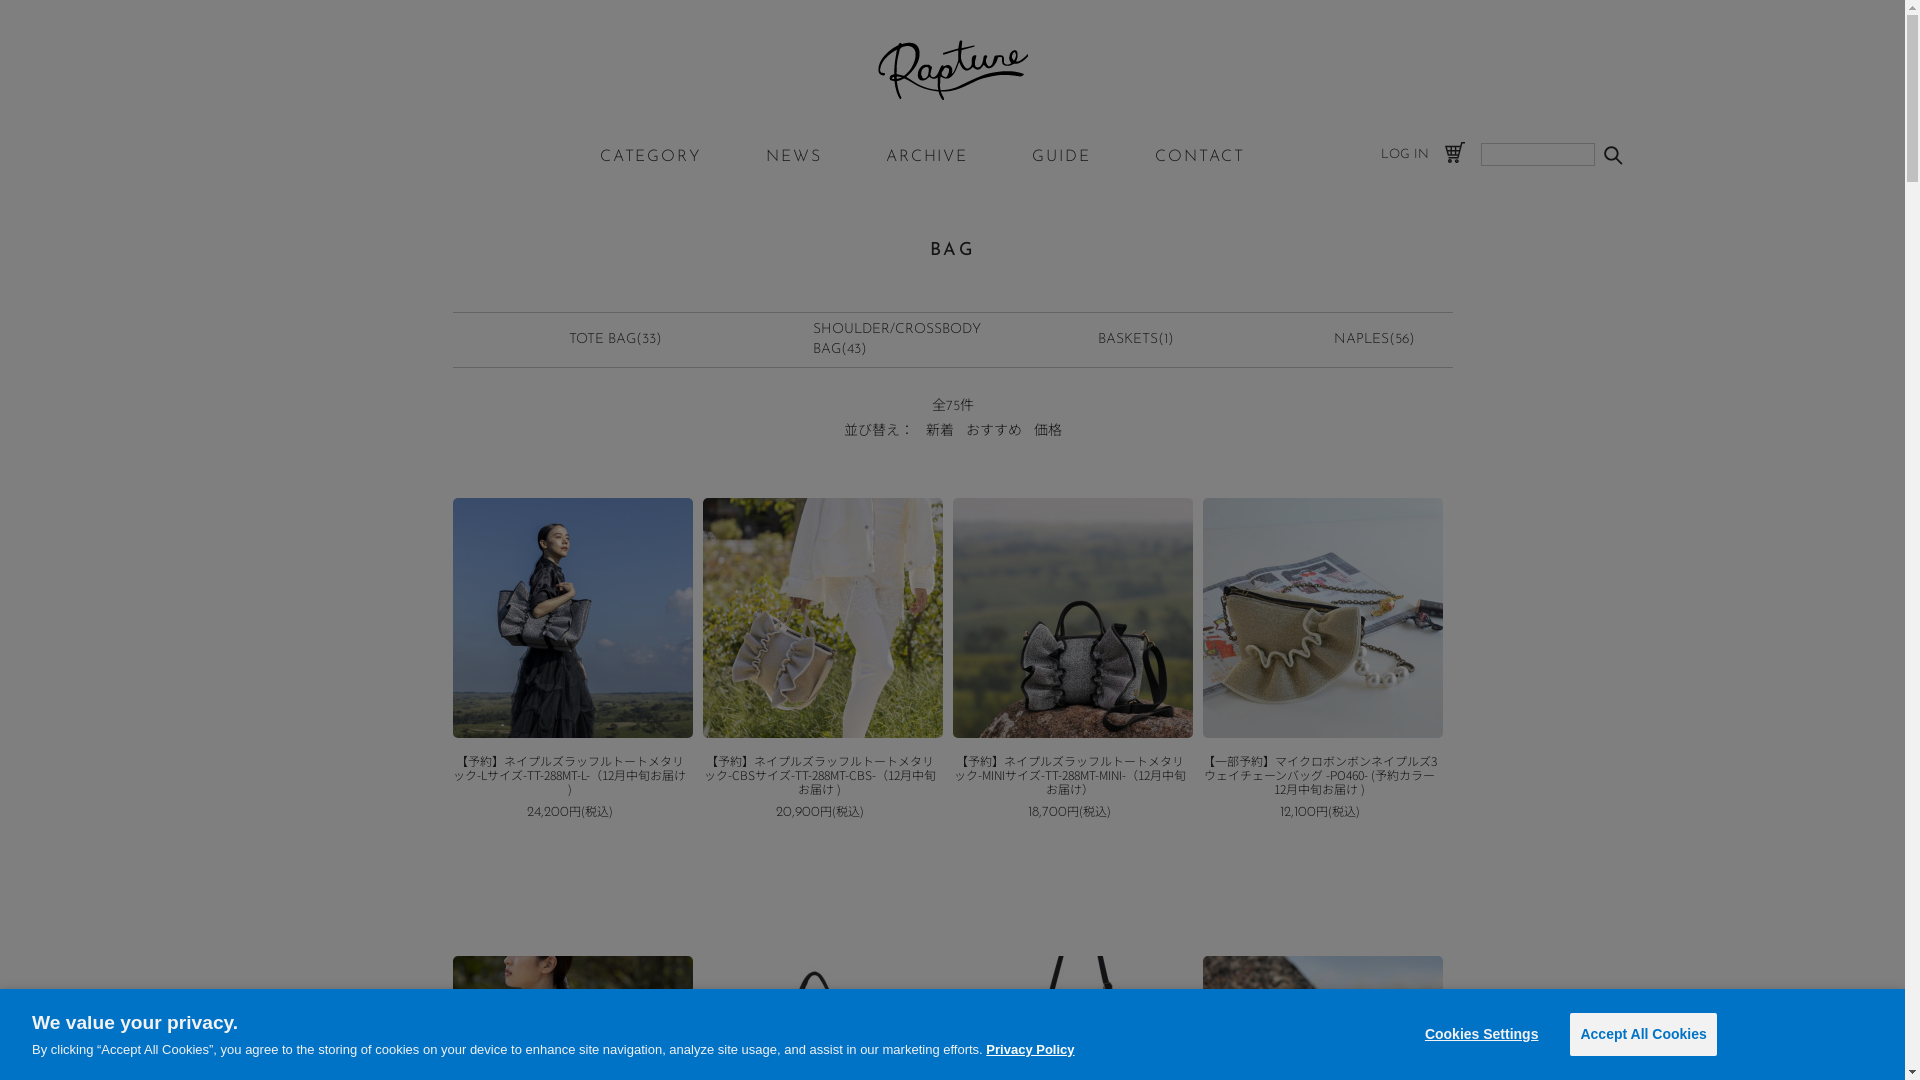 The height and width of the screenshot is (1080, 1920). I want to click on 'NEWS', so click(765, 156).